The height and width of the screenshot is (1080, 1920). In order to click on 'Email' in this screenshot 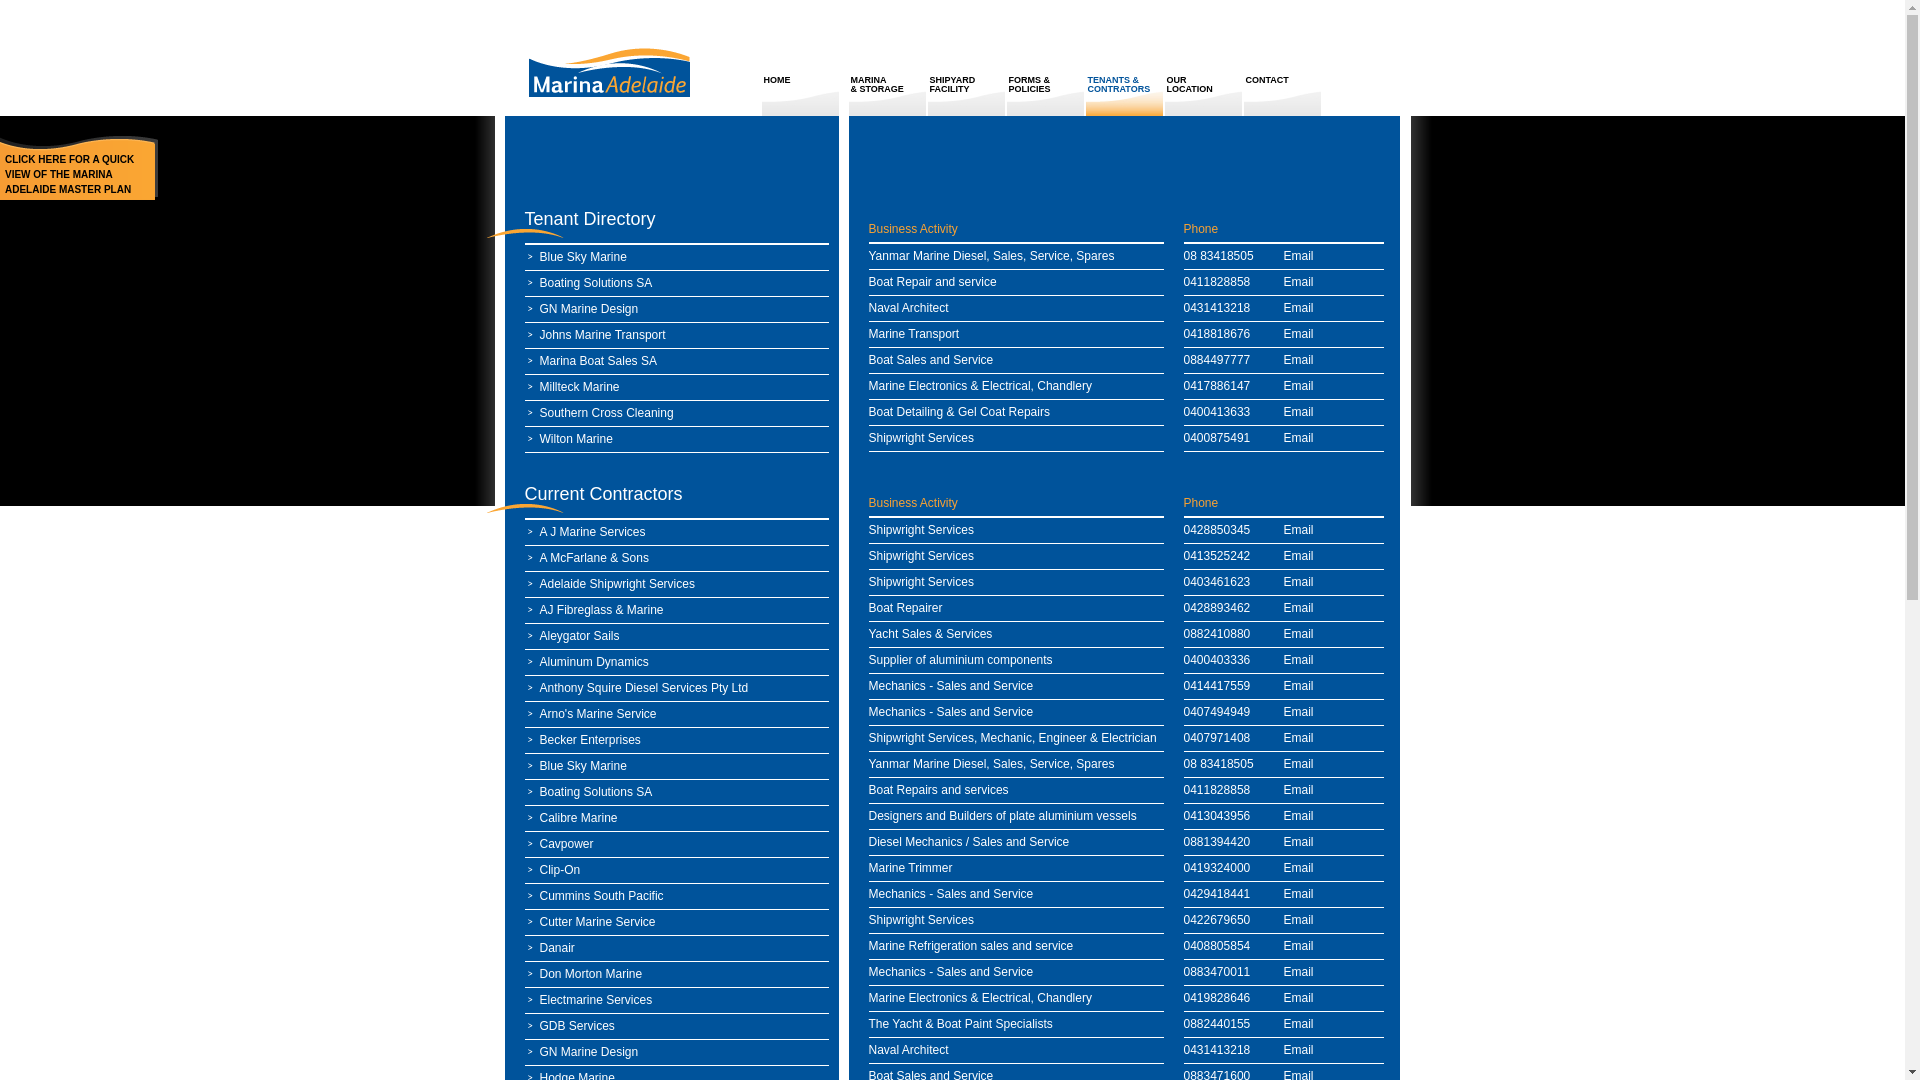, I will do `click(1299, 528)`.